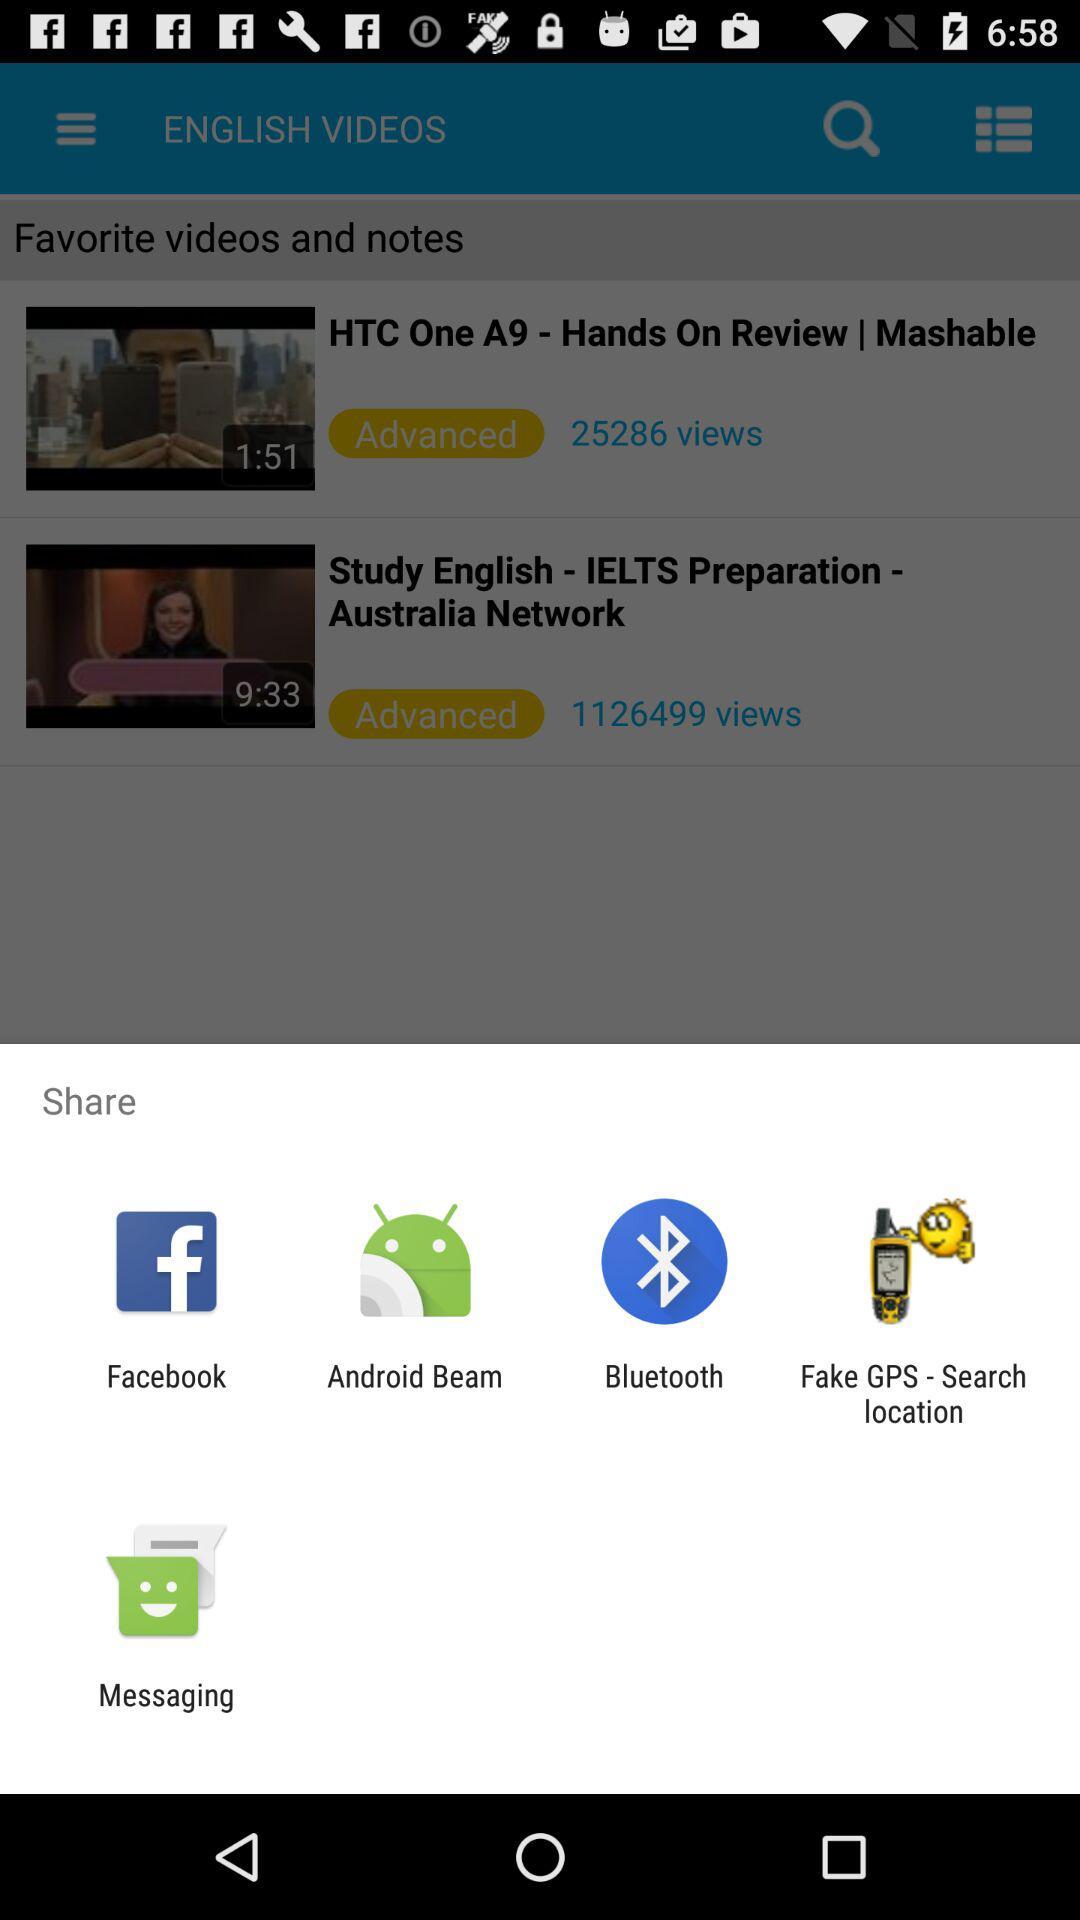  I want to click on bluetooth app, so click(664, 1392).